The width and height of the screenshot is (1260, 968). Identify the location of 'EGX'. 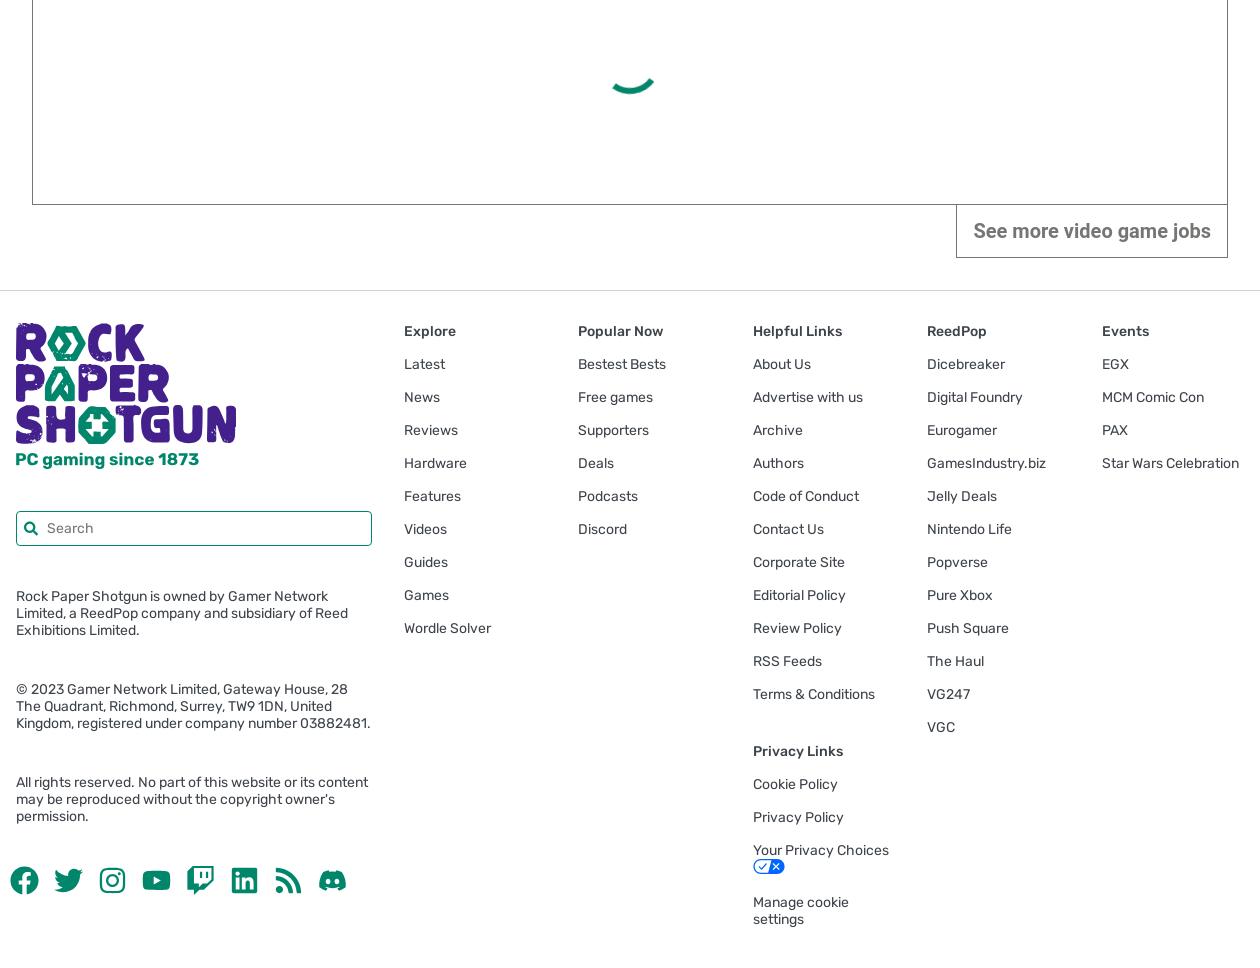
(1114, 363).